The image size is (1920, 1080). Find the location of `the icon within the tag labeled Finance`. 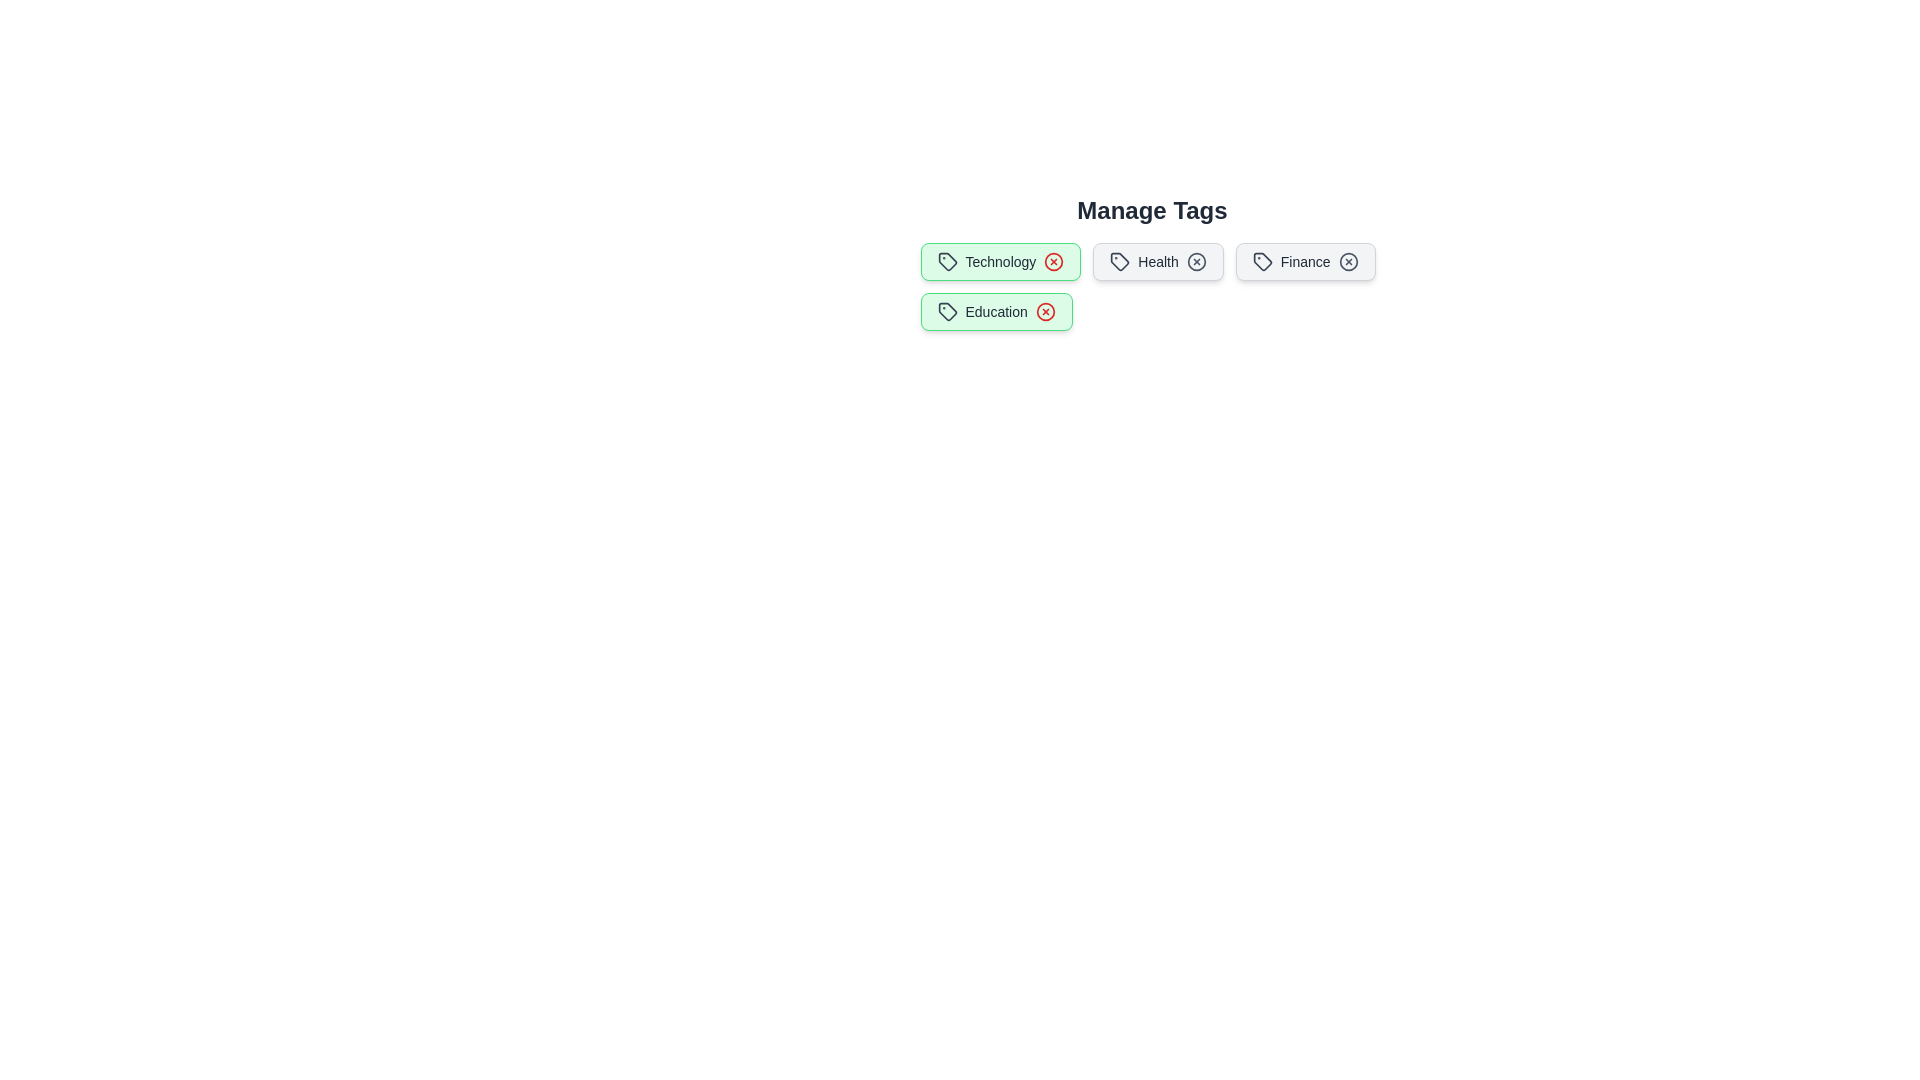

the icon within the tag labeled Finance is located at coordinates (1261, 261).